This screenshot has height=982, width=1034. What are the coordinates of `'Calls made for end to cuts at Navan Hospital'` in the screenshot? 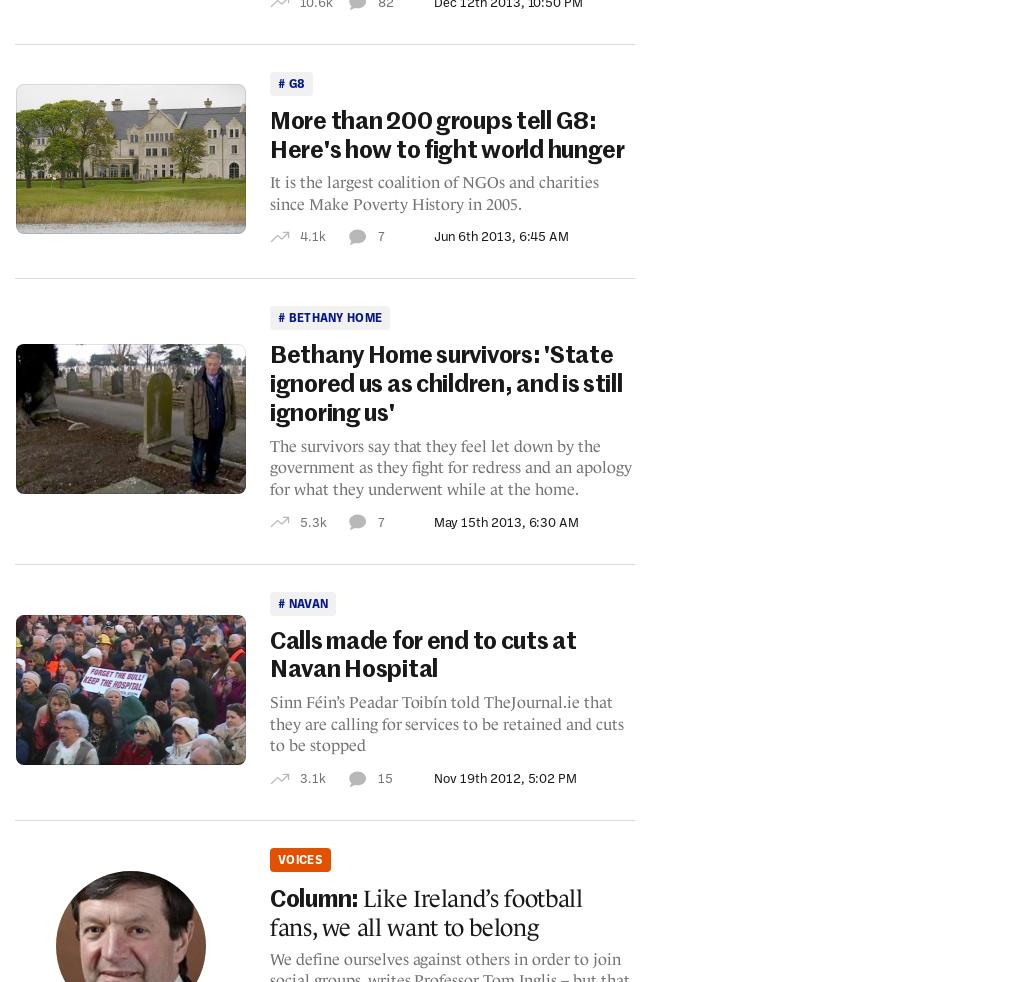 It's located at (422, 654).